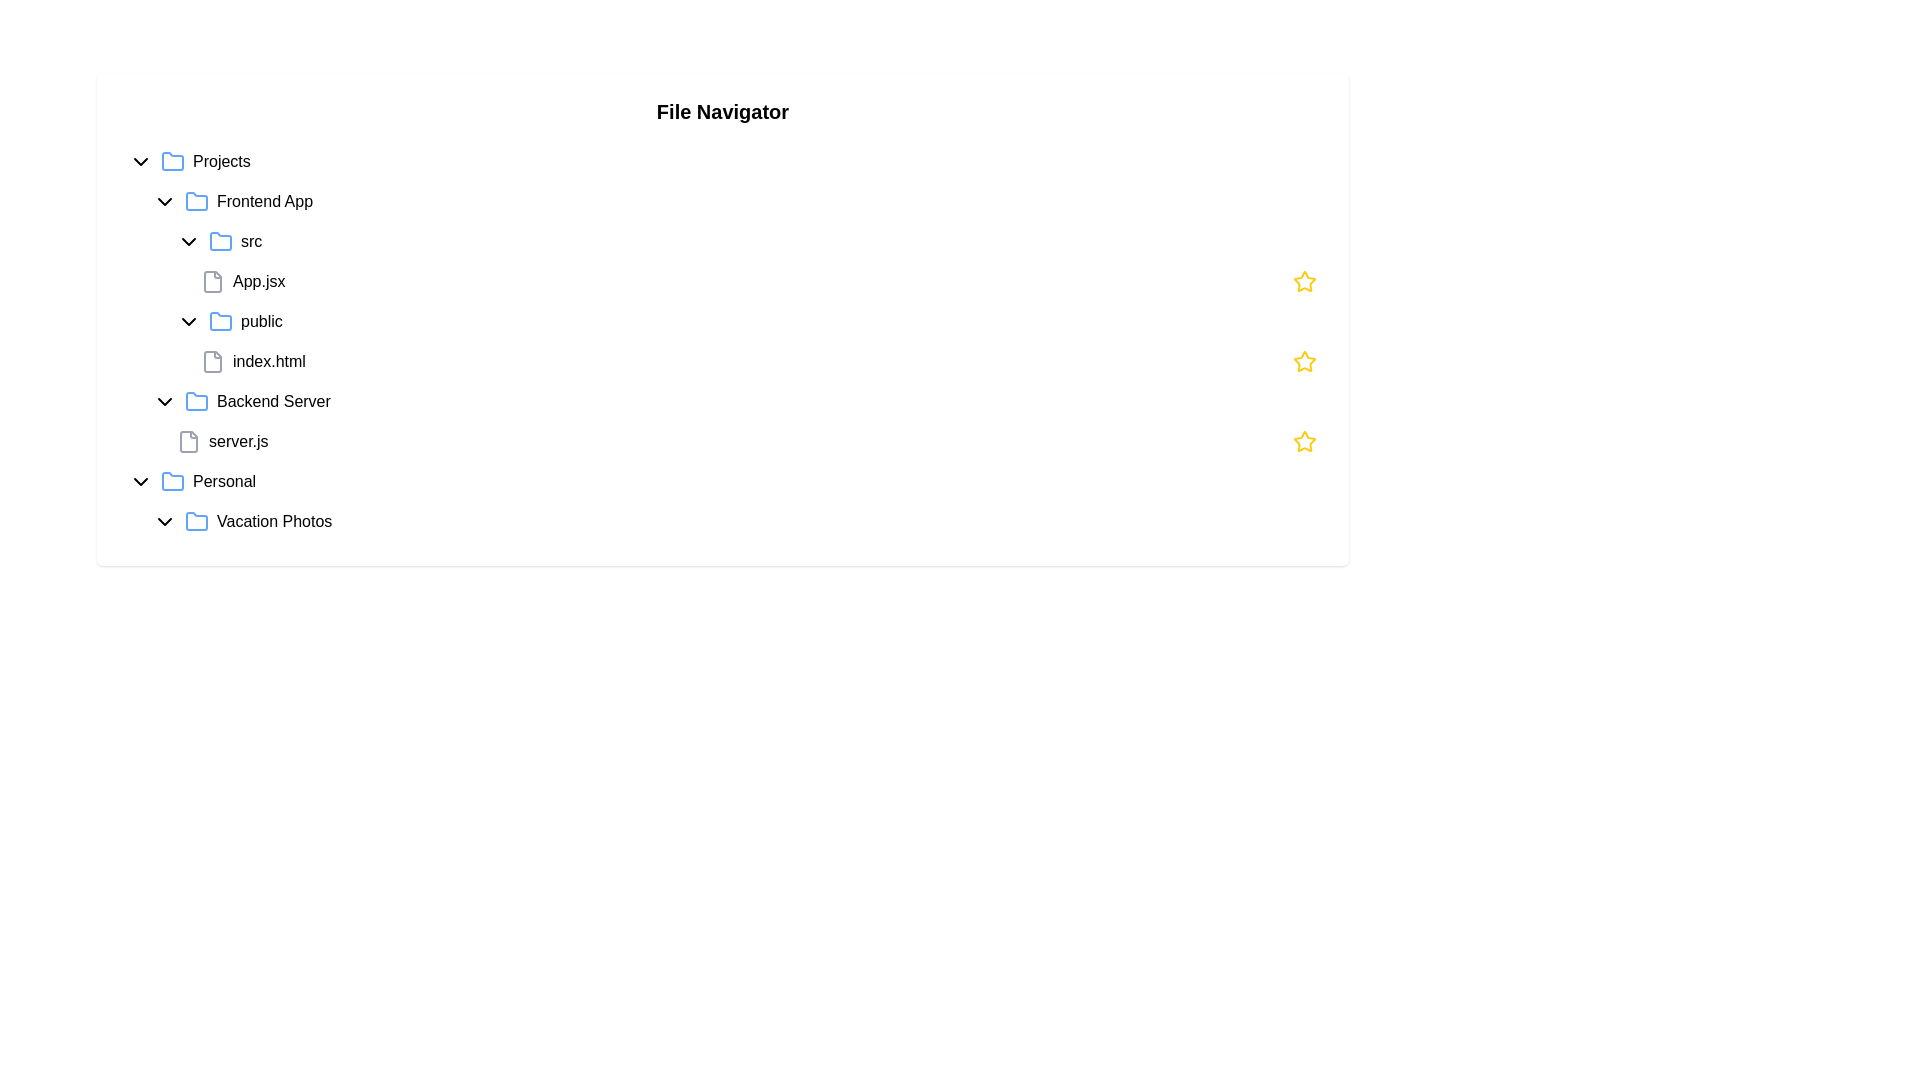  Describe the element at coordinates (212, 362) in the screenshot. I see `the File icon, which is a small gray document-like icon located to the left of 'index.html'` at that location.